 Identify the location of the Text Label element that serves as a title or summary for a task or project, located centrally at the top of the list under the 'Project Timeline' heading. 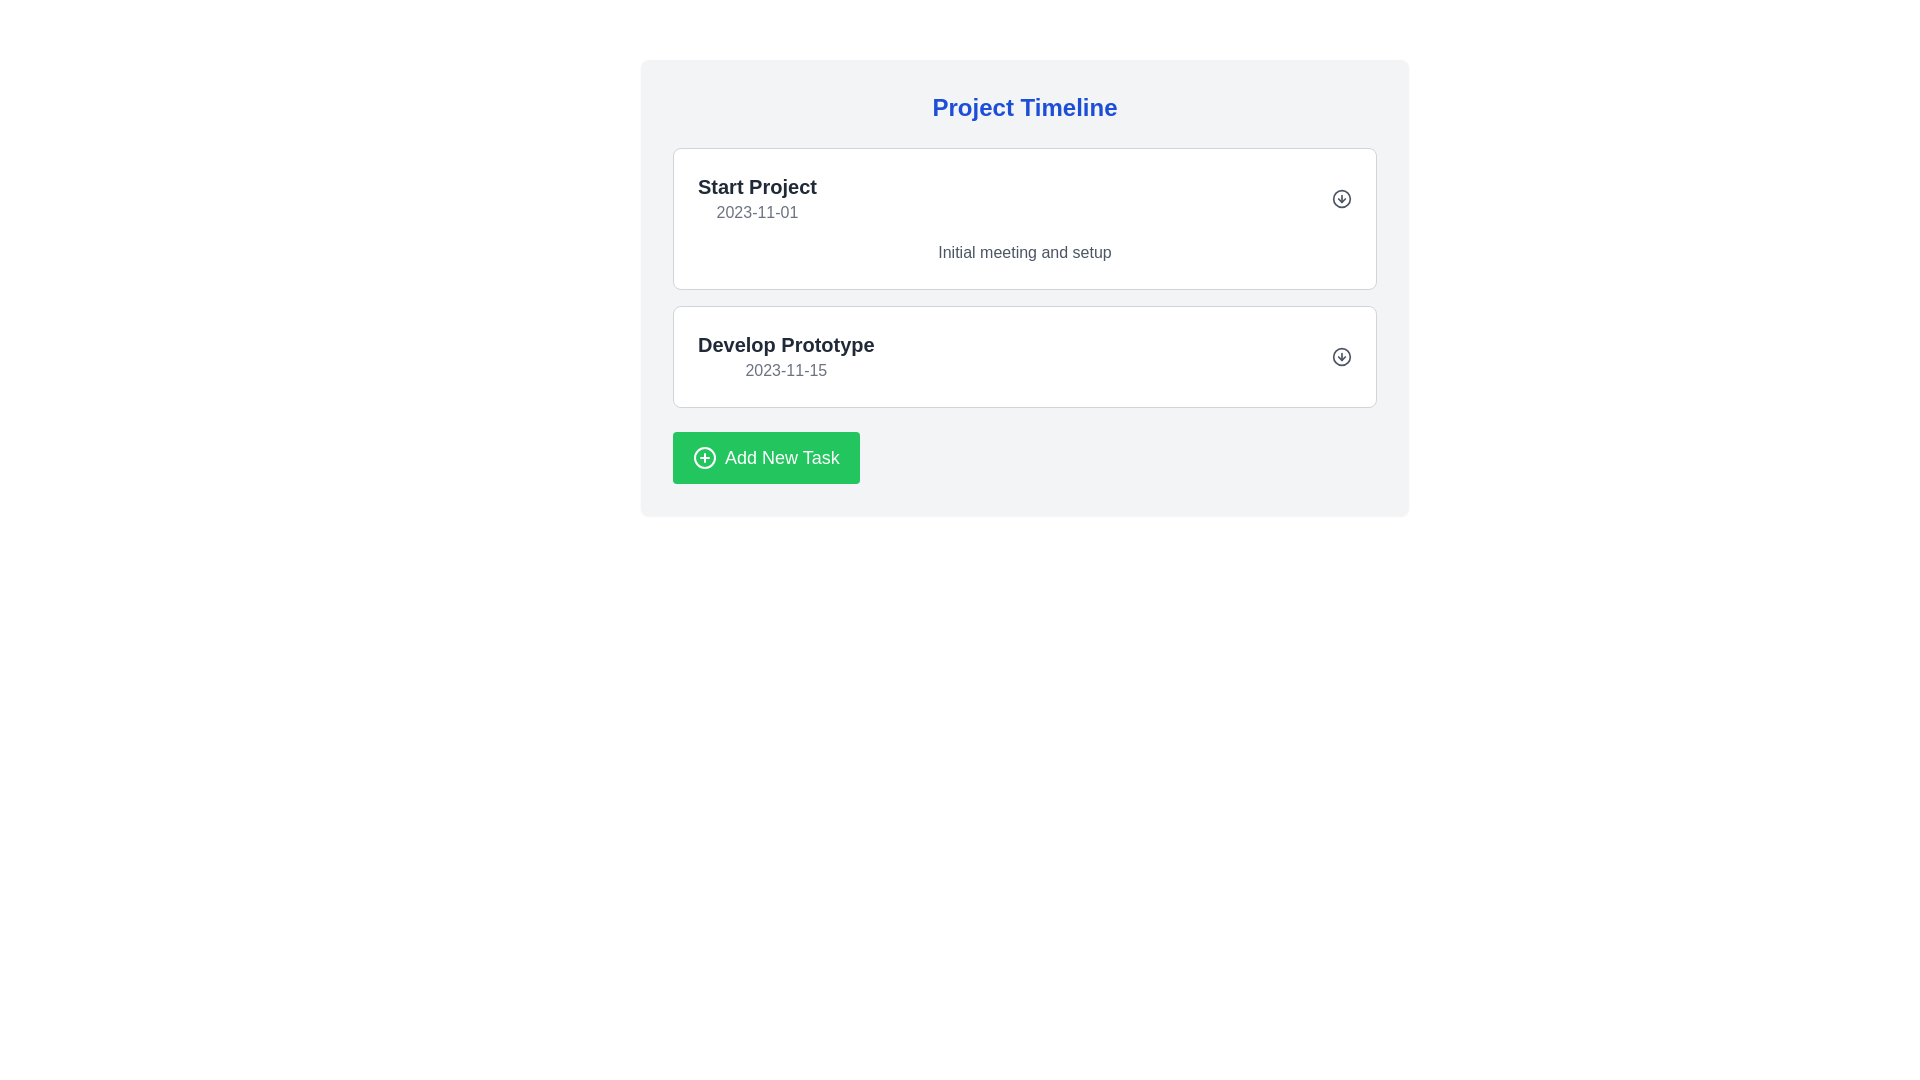
(756, 186).